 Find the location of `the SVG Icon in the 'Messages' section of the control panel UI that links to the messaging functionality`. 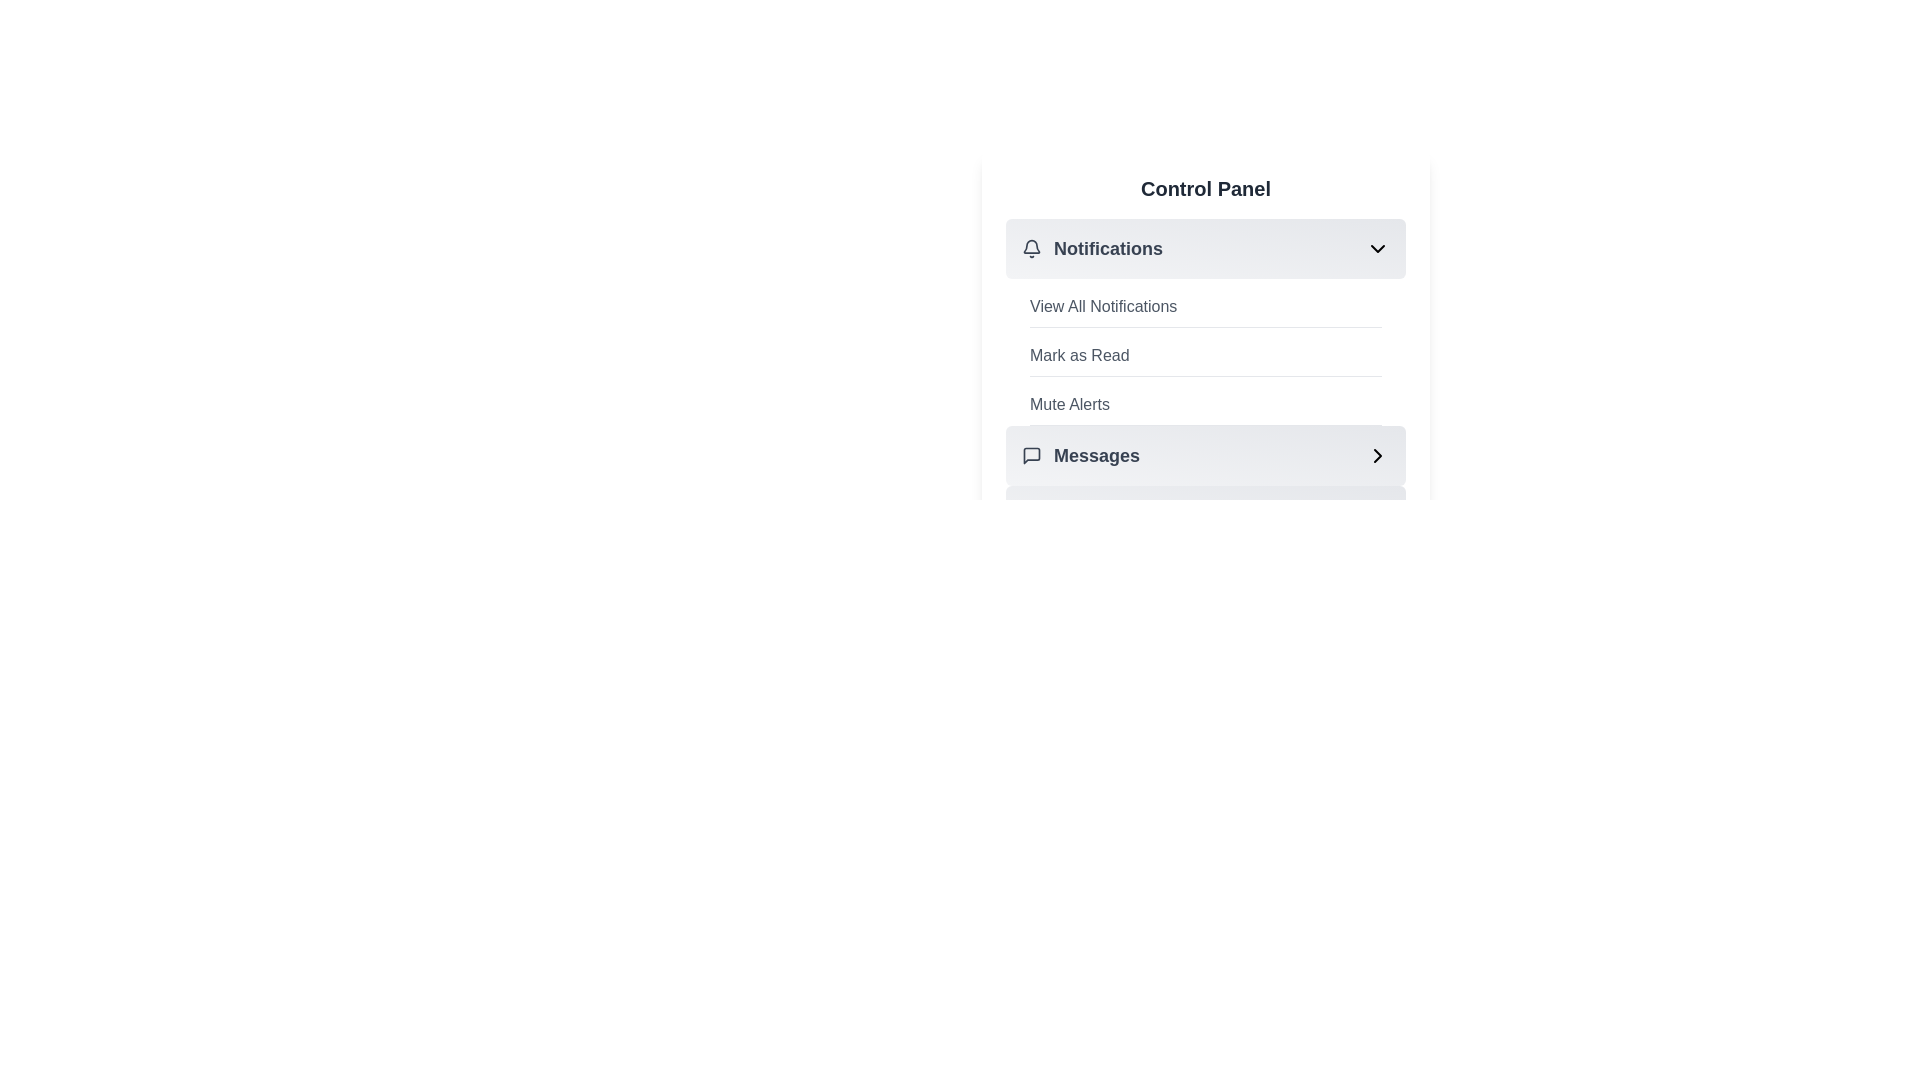

the SVG Icon in the 'Messages' section of the control panel UI that links to the messaging functionality is located at coordinates (1032, 455).